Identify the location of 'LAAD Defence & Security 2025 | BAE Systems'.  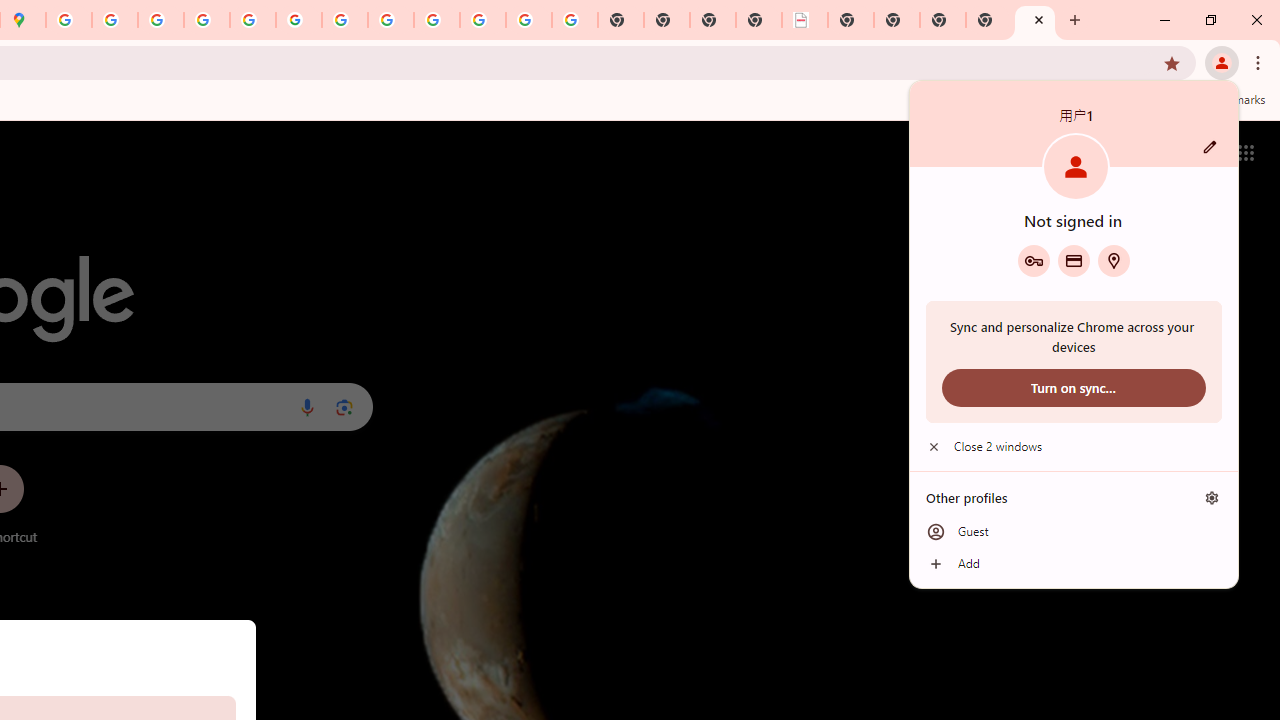
(805, 20).